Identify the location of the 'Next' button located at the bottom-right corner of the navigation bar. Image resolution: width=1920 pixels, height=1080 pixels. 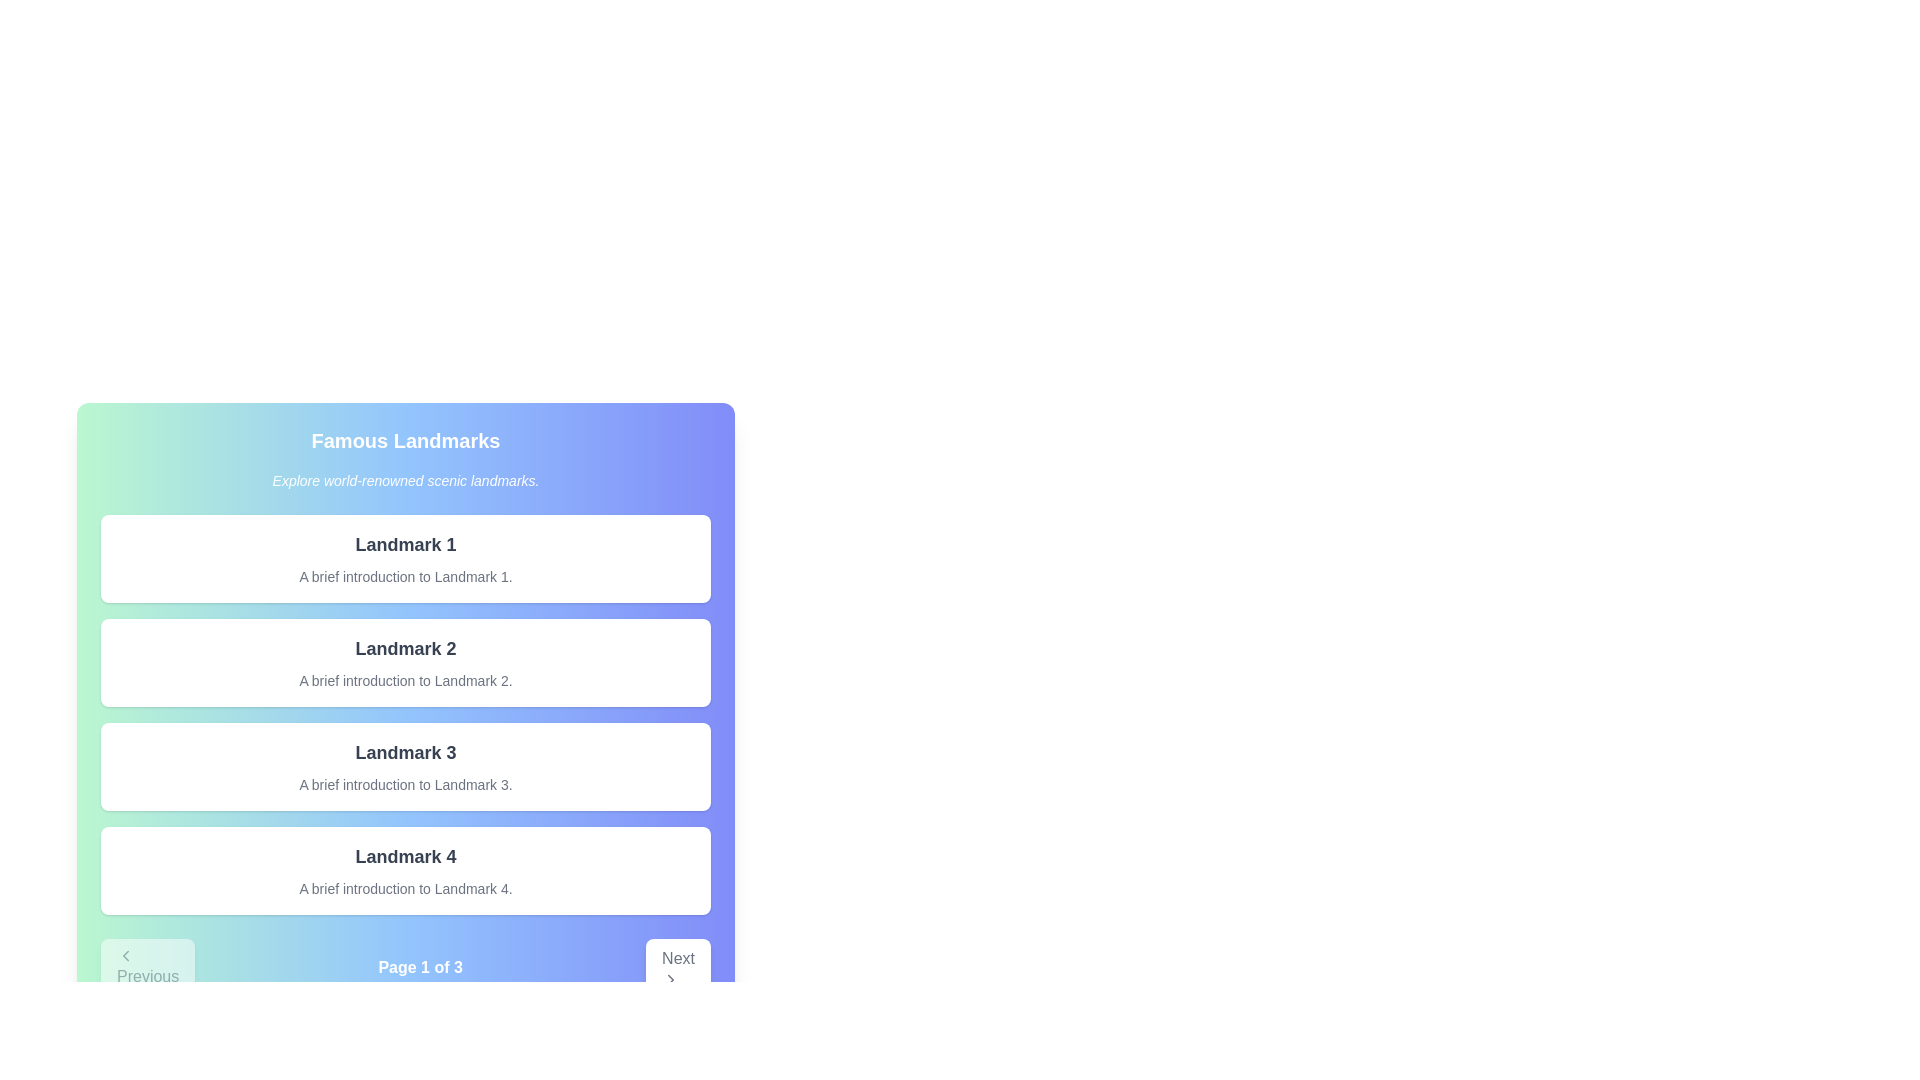
(678, 967).